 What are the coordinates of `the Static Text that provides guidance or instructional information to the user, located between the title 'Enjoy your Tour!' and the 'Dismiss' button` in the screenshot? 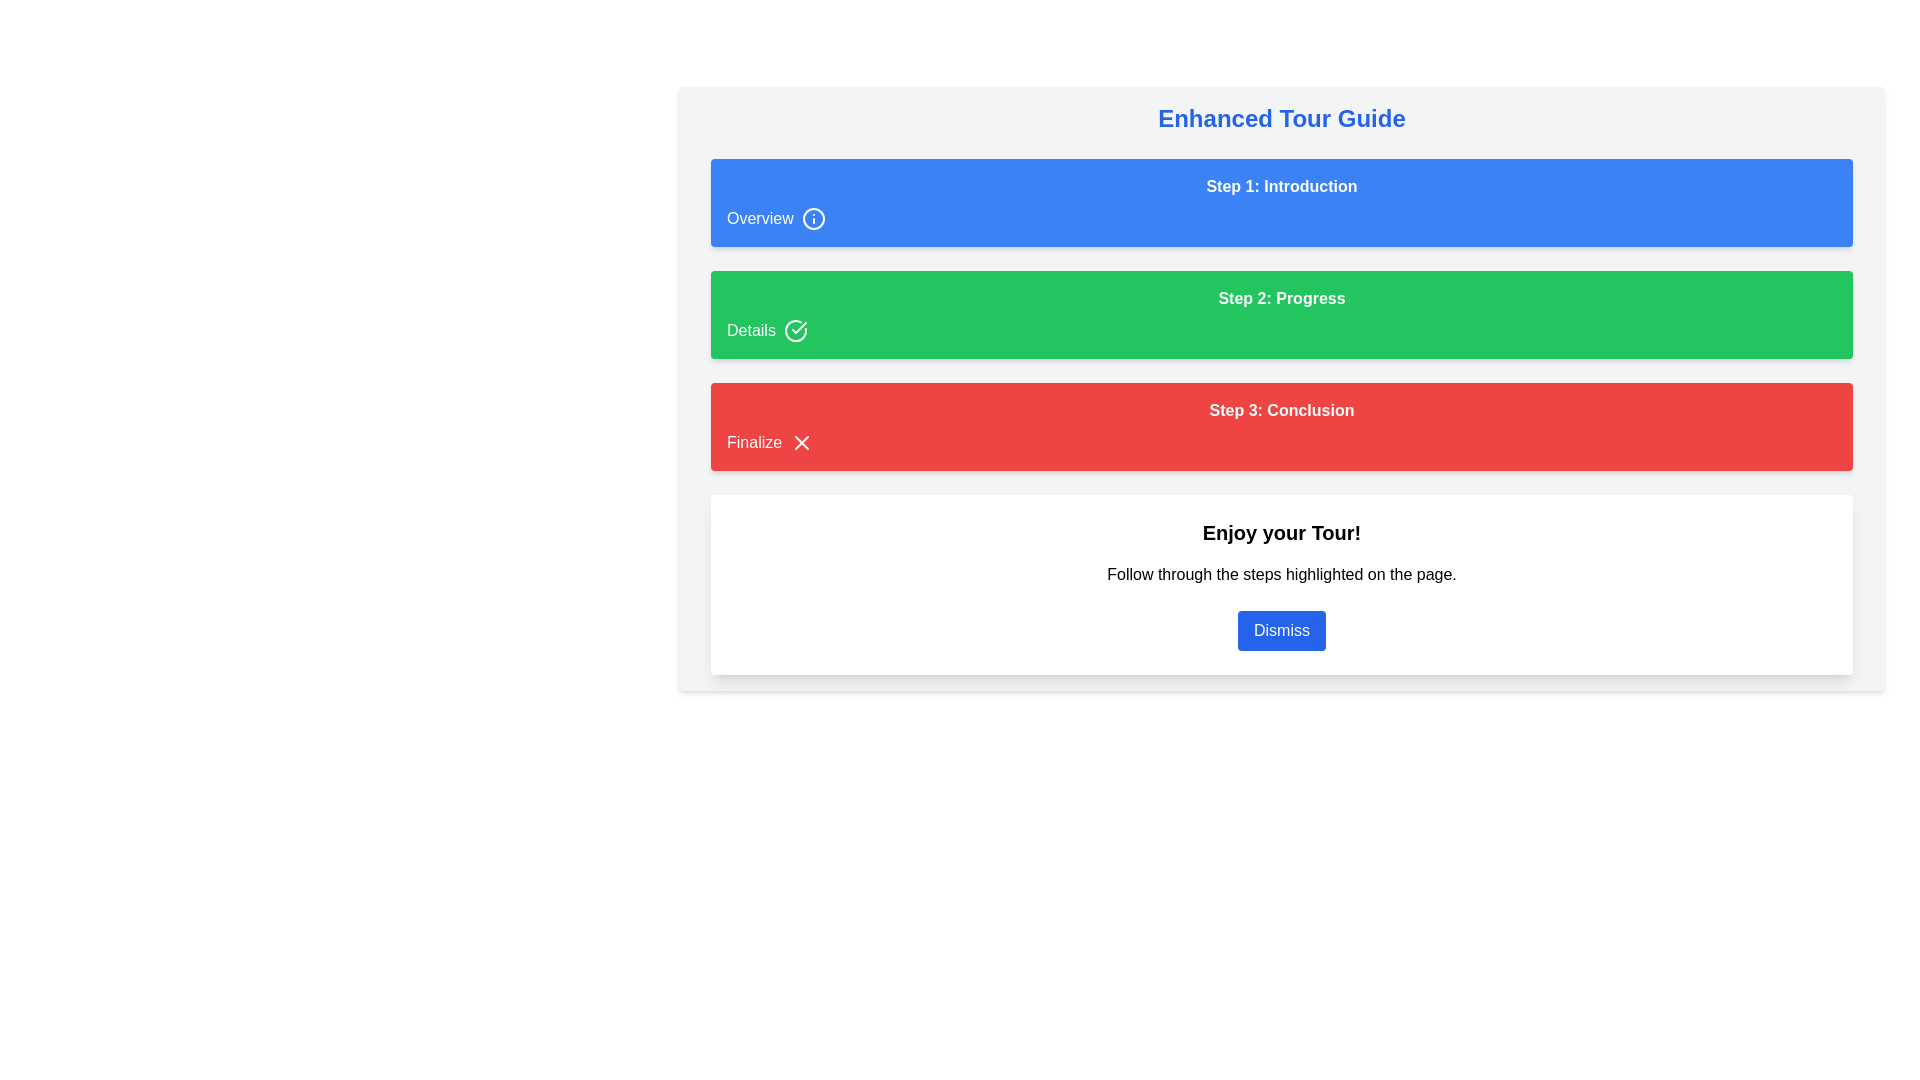 It's located at (1281, 574).